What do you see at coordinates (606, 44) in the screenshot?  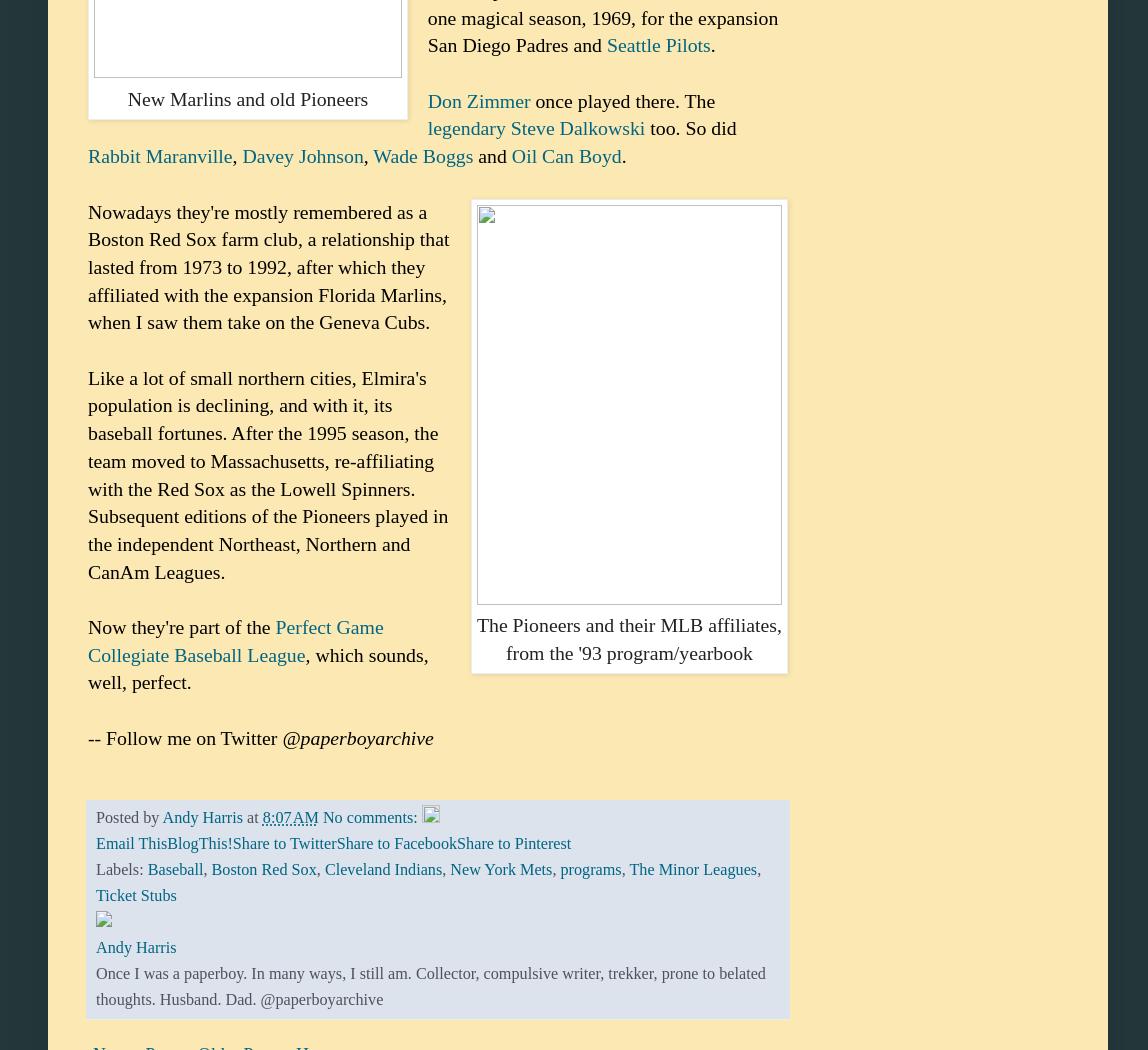 I see `'Seattle Pilots'` at bounding box center [606, 44].